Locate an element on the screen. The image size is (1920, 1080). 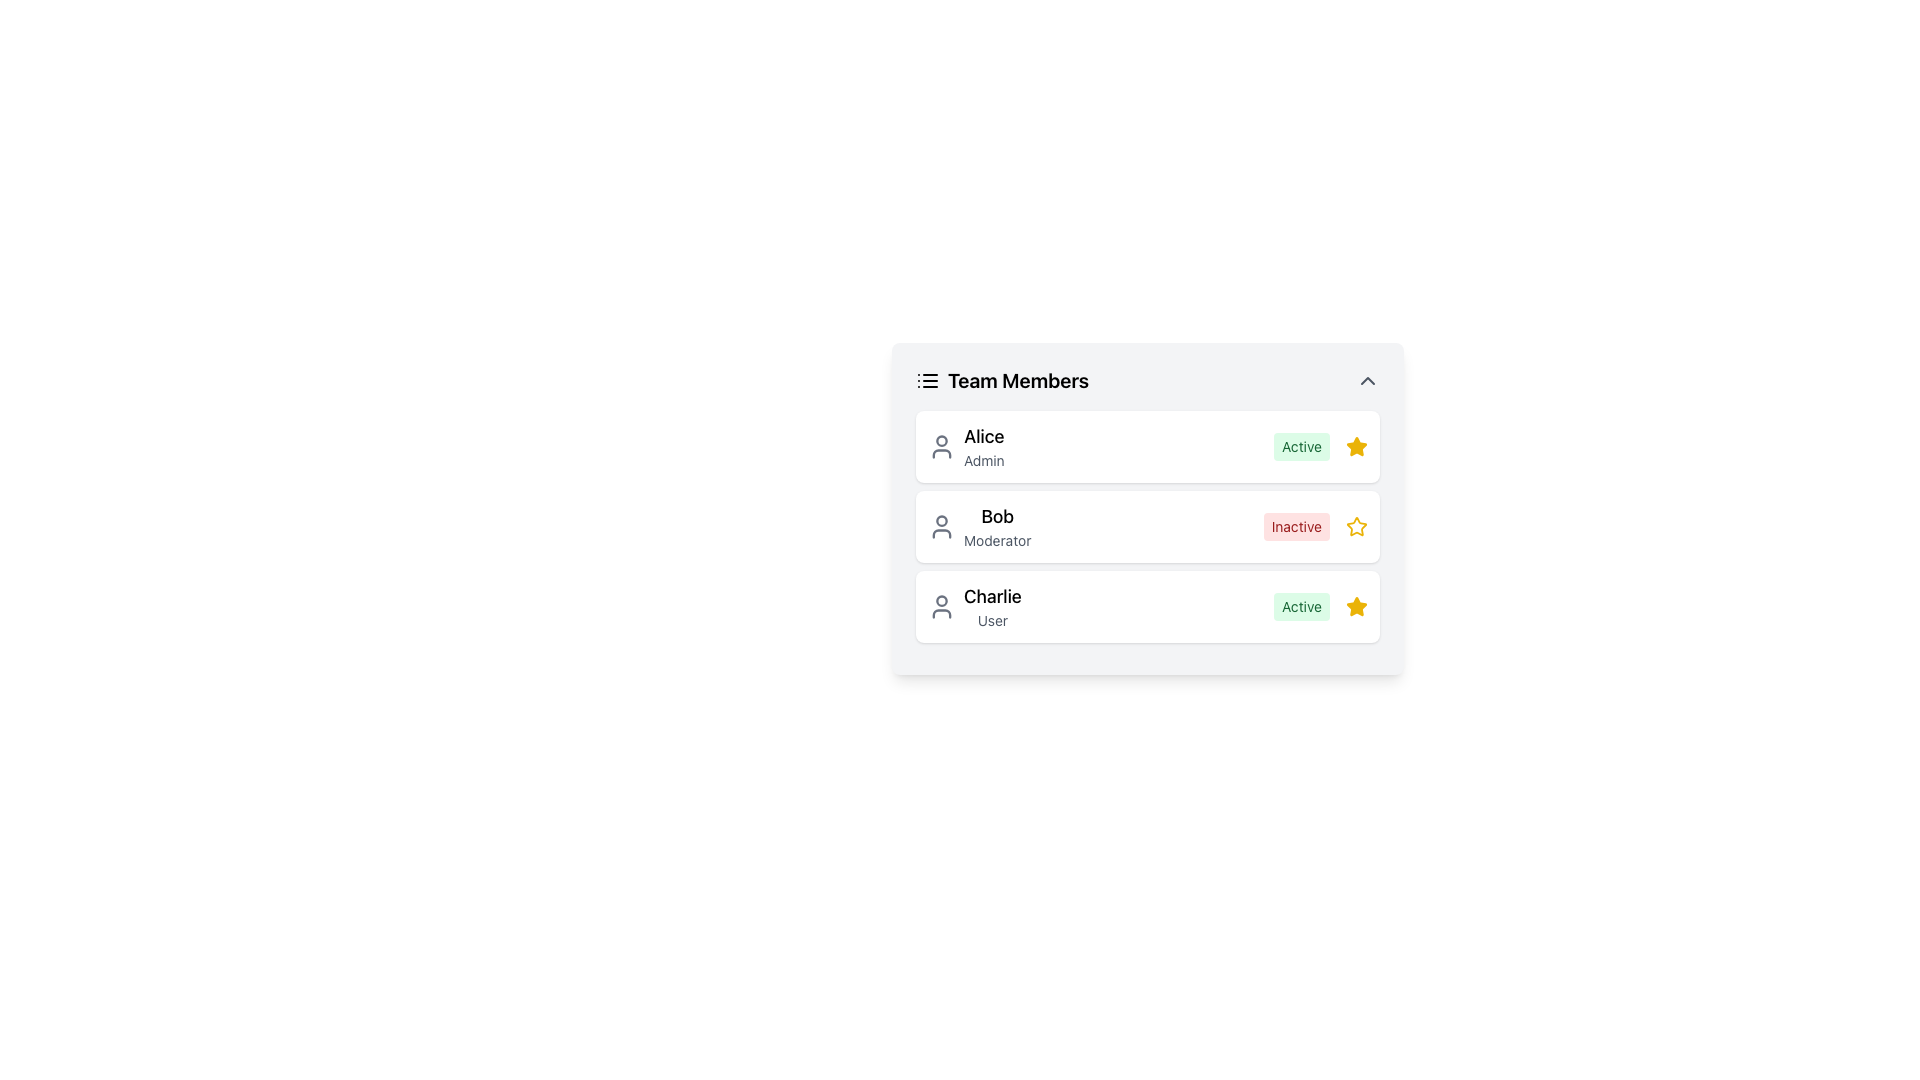
the text label displaying 'Alice' in bold and 'Admin' in gray, located within the team members section of the card-like structure is located at coordinates (984, 446).